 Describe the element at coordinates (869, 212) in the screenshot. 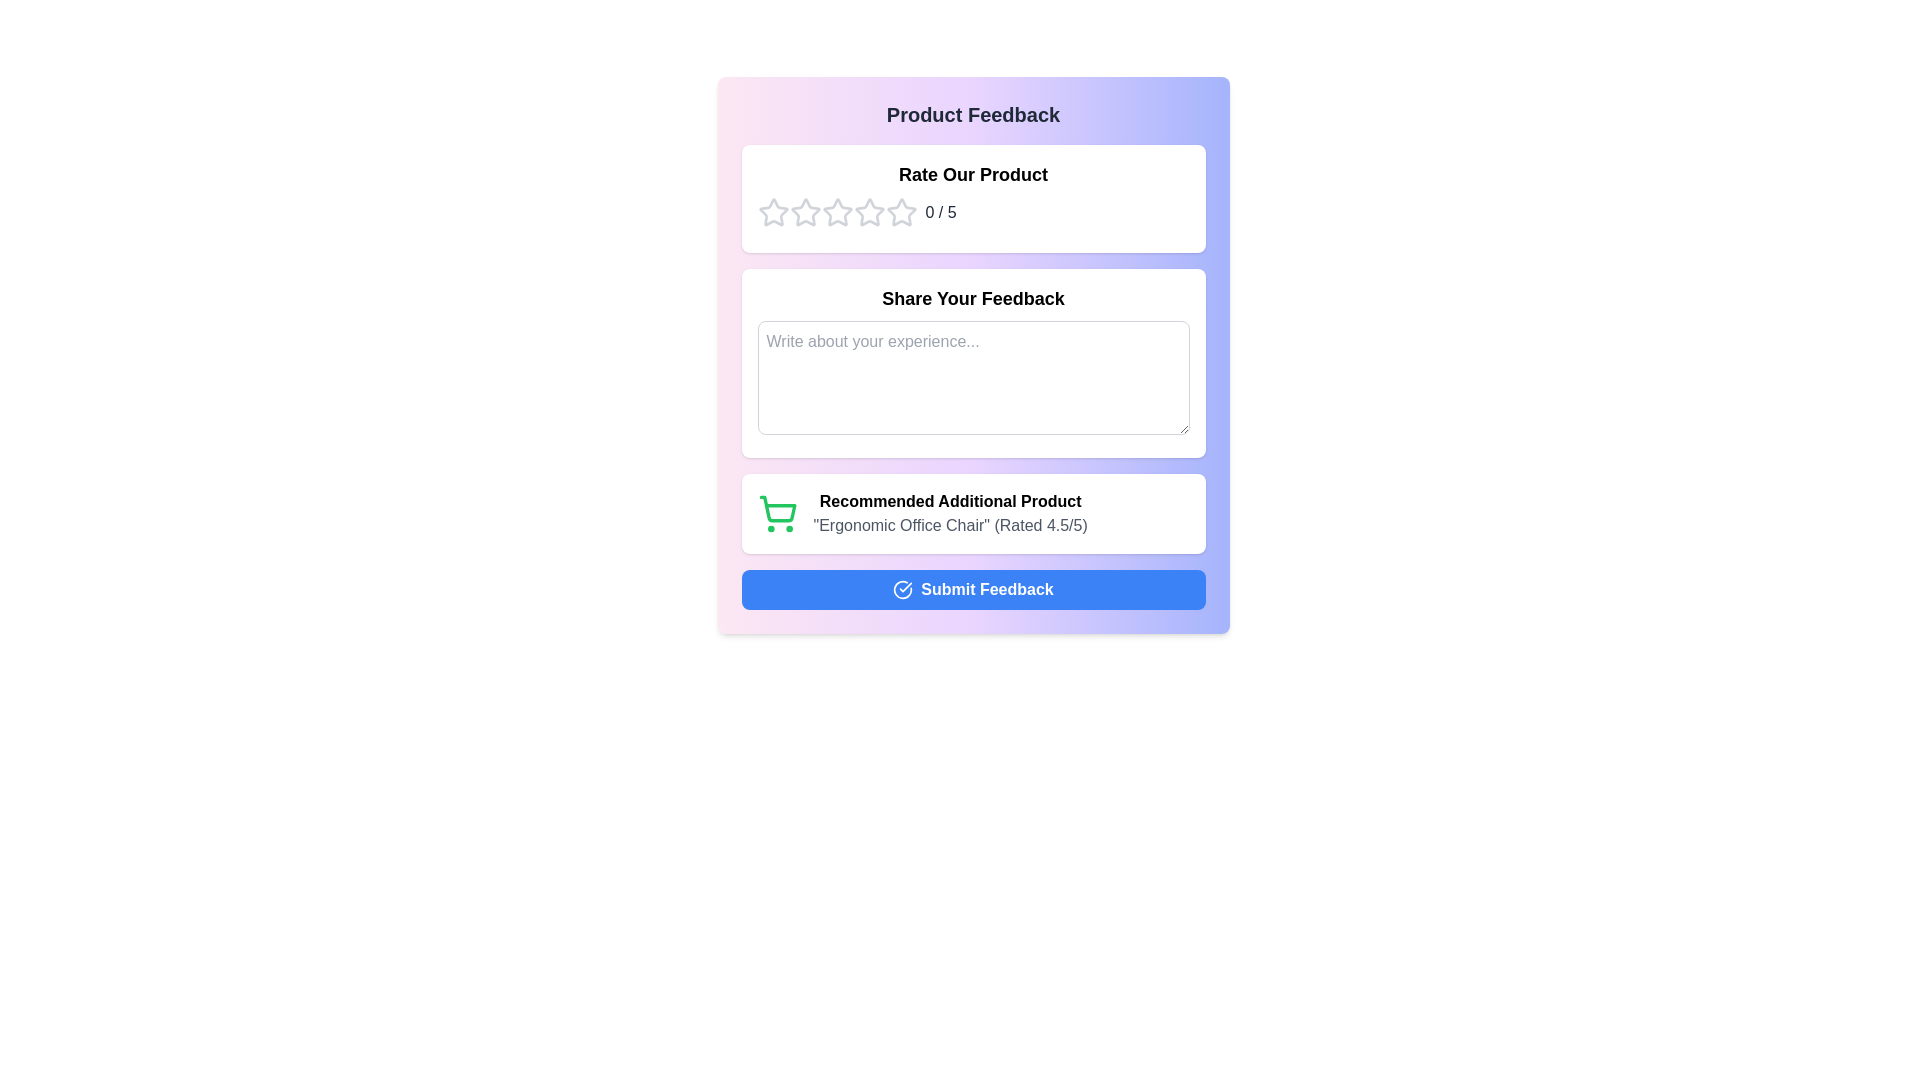

I see `the fourth star icon in the 'Rate Our Product' section to rate the product` at that location.